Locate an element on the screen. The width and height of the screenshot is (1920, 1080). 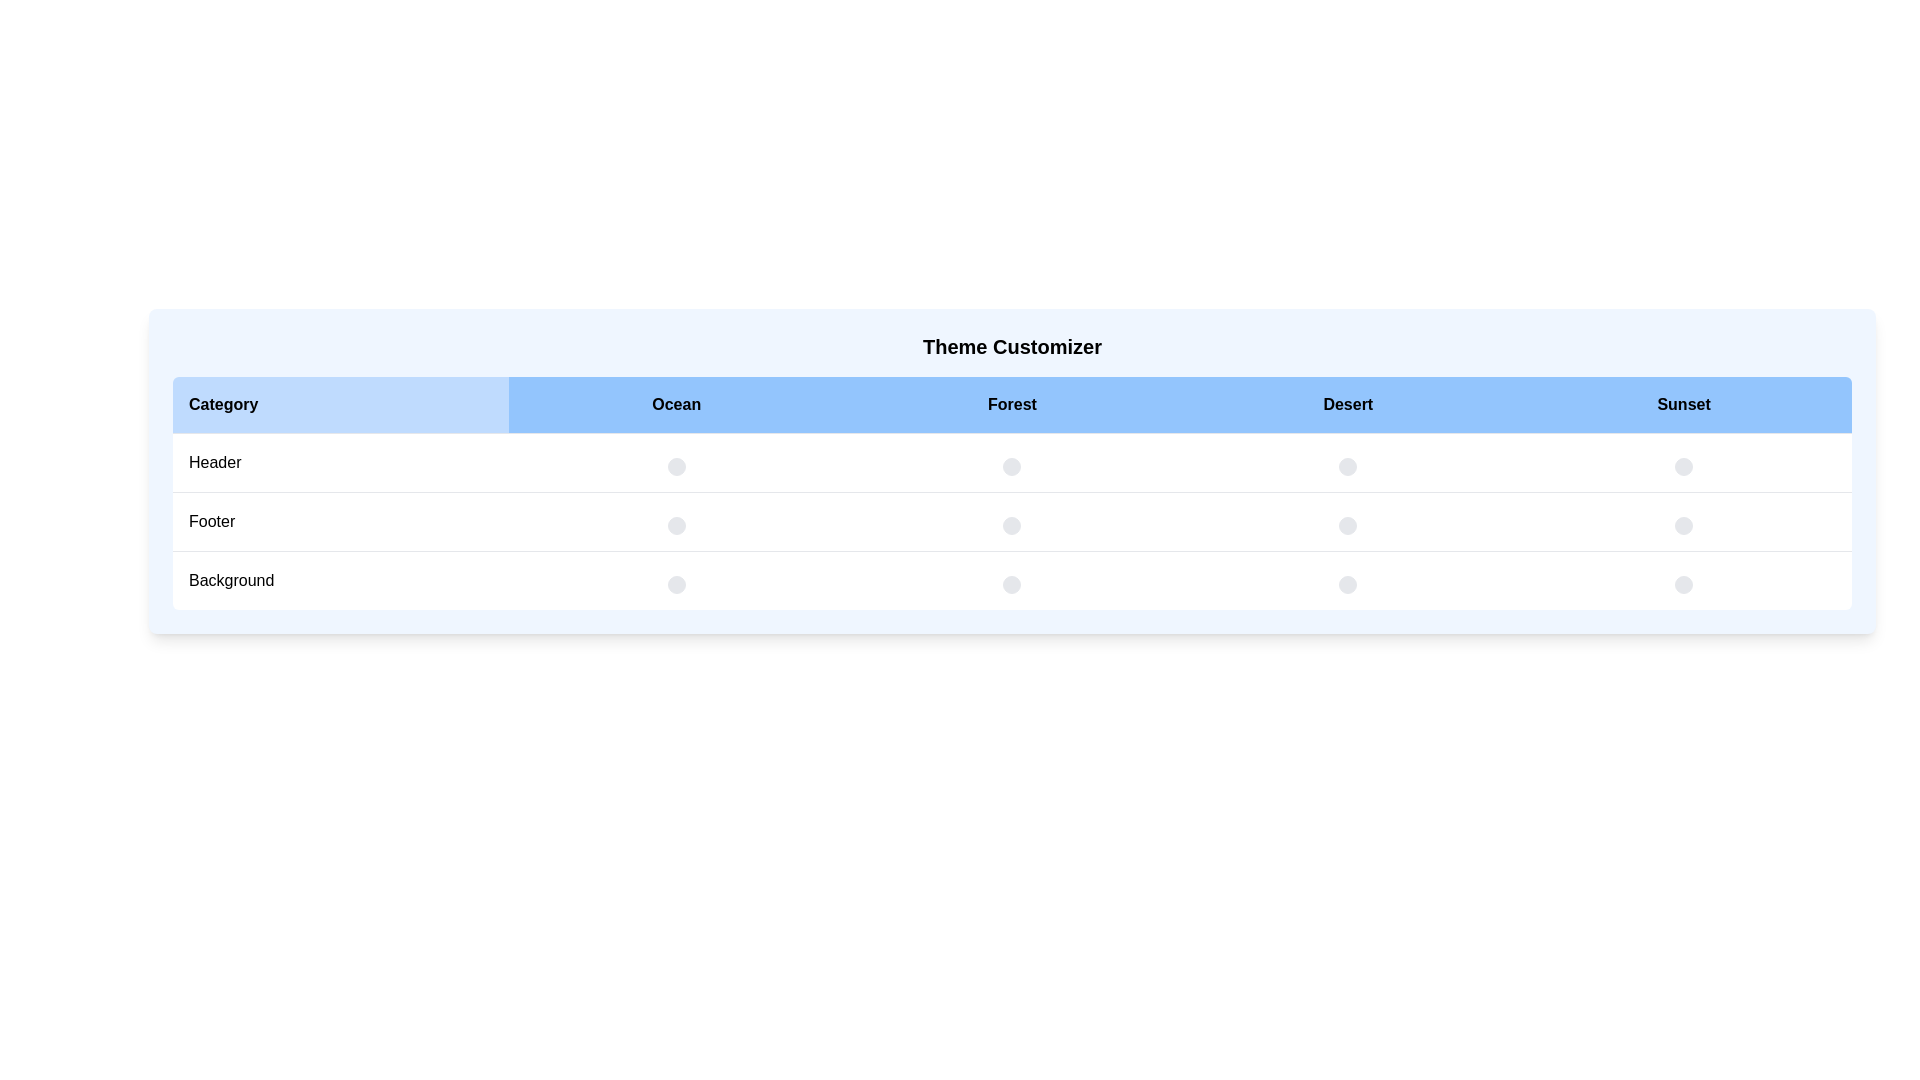
the label with a blue background and the text 'Forest', which is the third label in a row of categories including 'Category', 'Ocean', 'Forest', 'Desert', and 'Sunset' is located at coordinates (1012, 405).